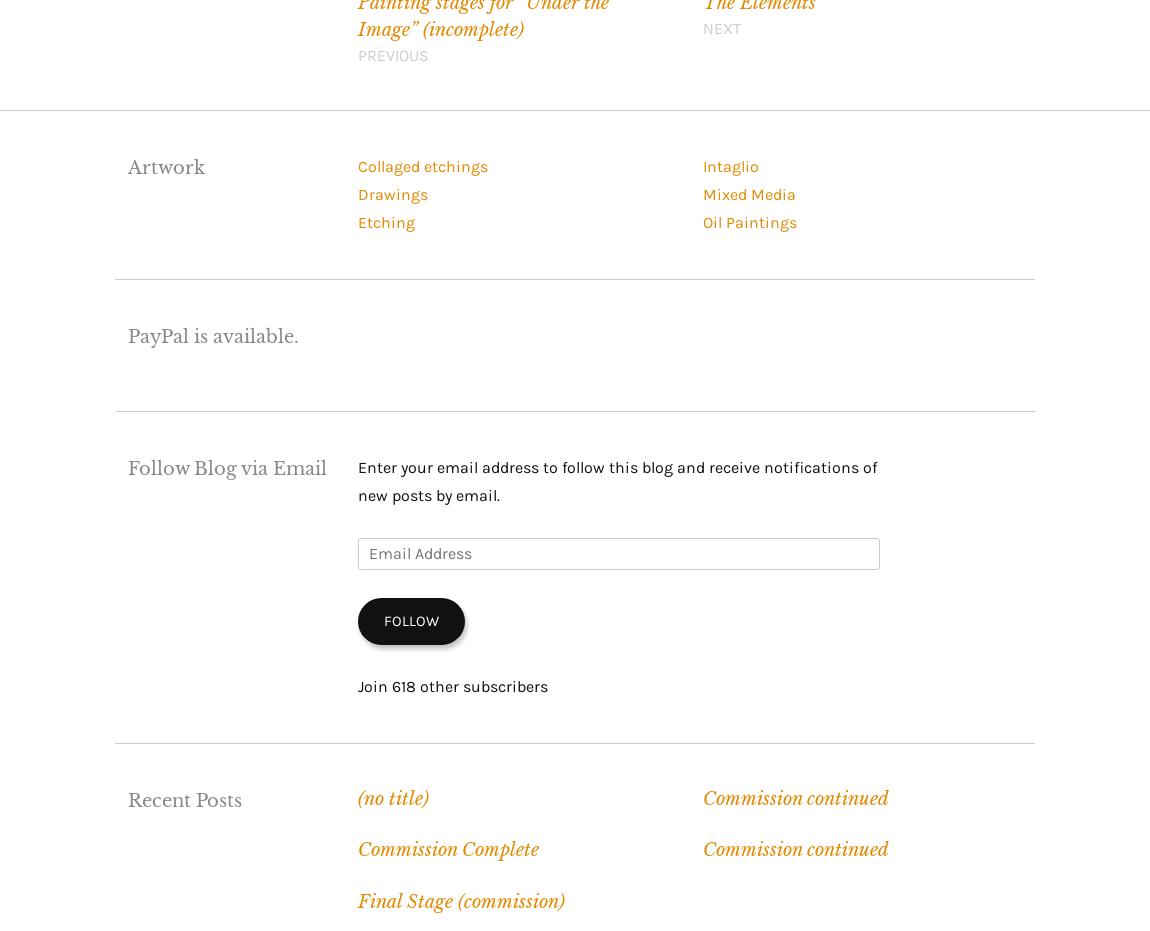  I want to click on 'Artwork', so click(164, 167).